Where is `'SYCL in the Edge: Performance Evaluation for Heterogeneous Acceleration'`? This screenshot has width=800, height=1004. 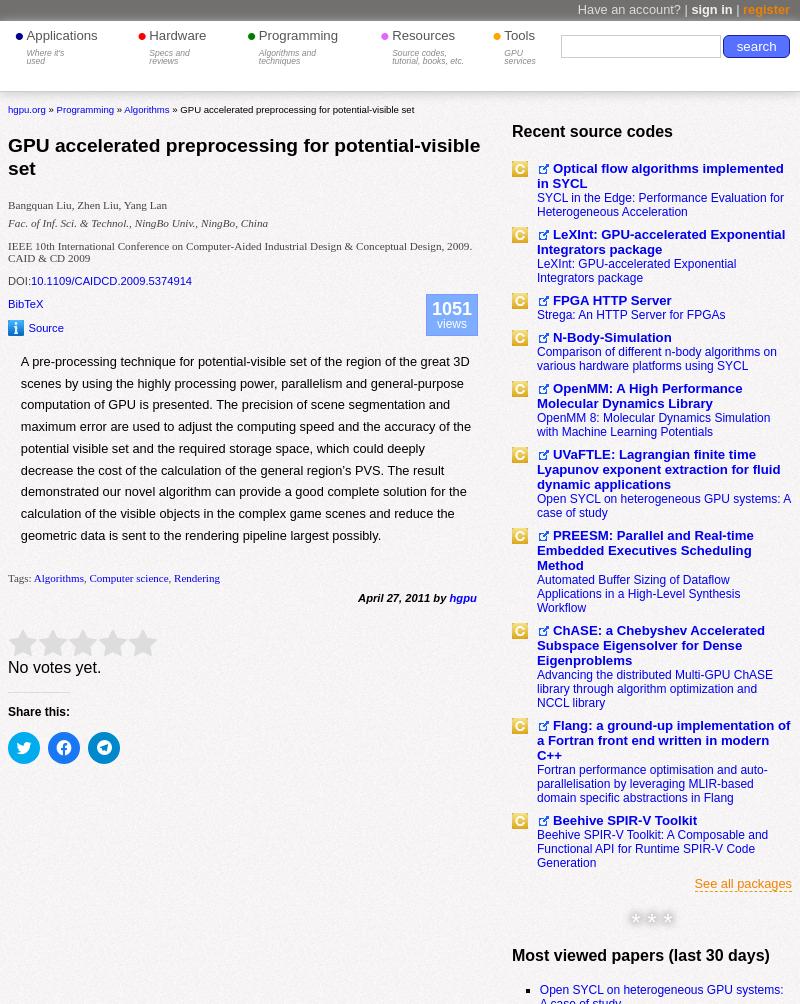
'SYCL in the Edge: Performance Evaluation for Heterogeneous Acceleration' is located at coordinates (659, 203).